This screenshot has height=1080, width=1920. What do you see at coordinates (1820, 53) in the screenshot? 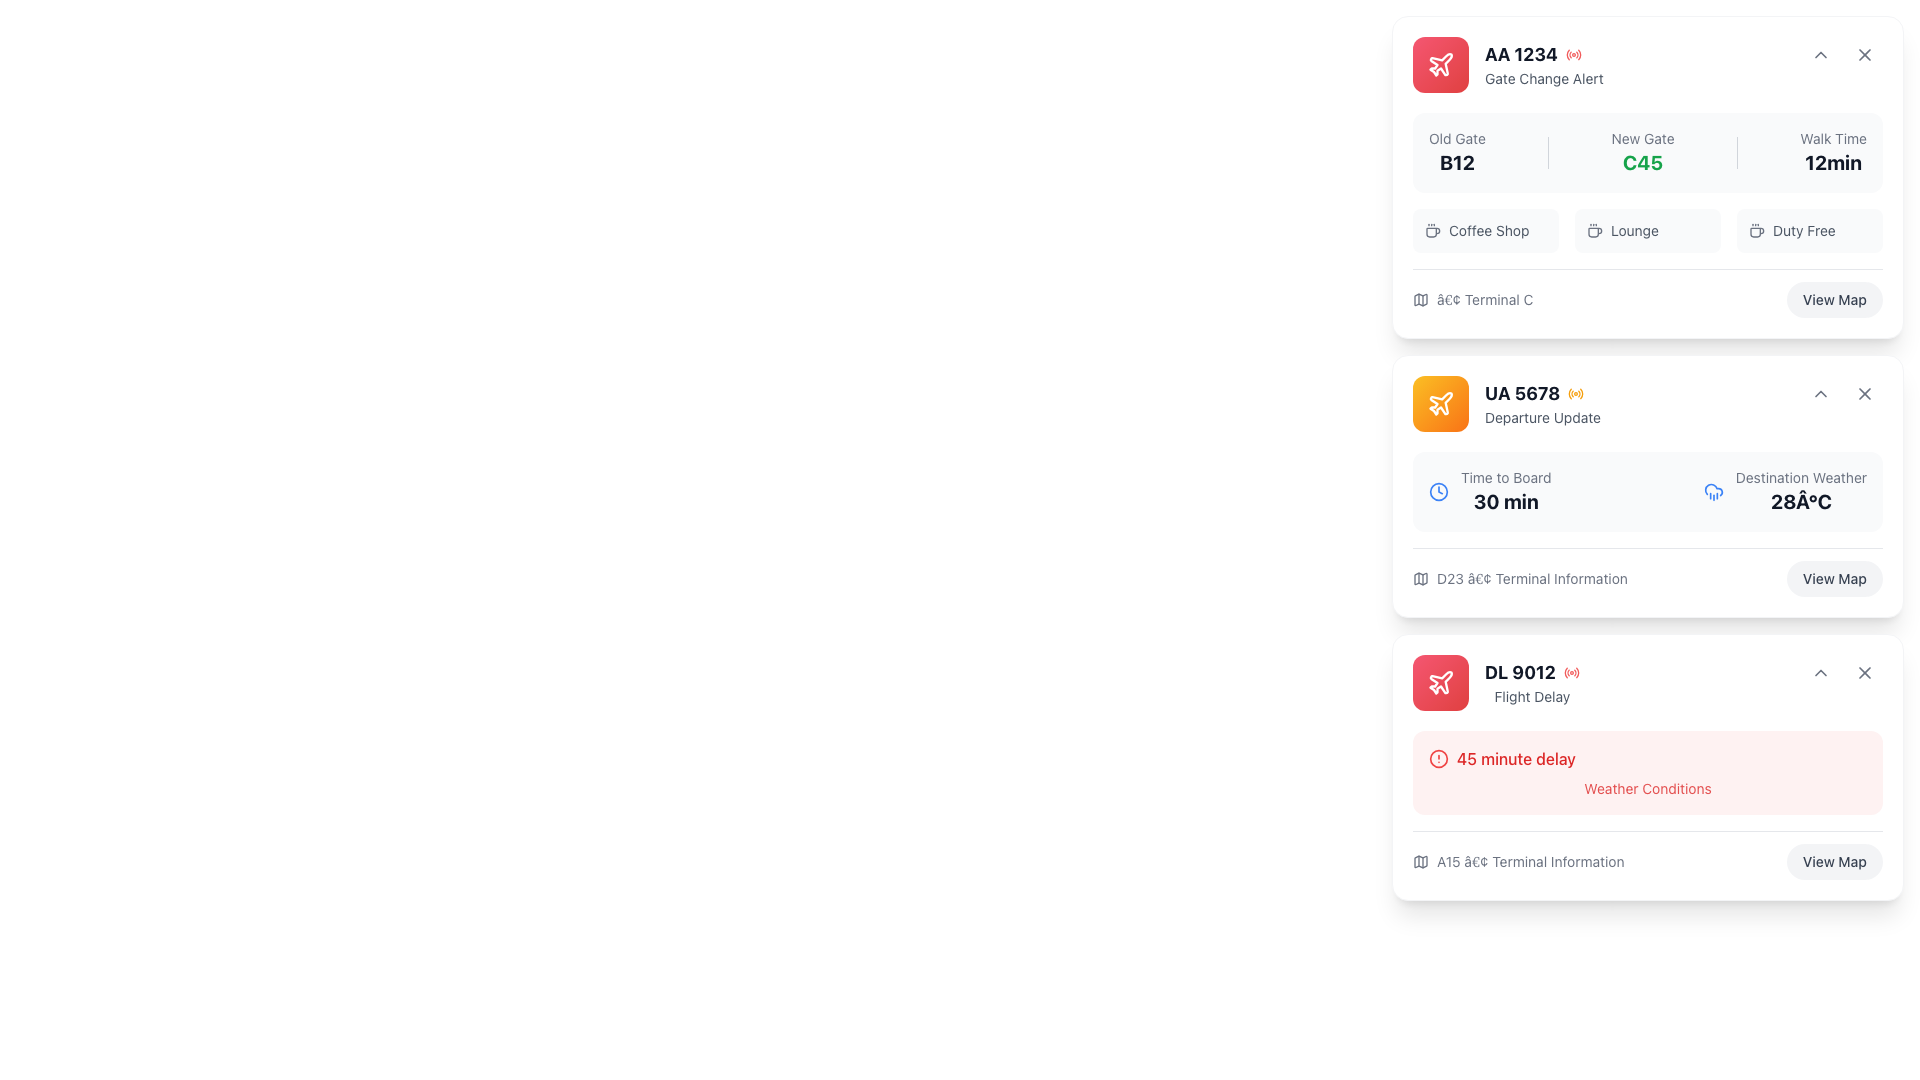
I see `the upward-facing chevron arrow icon located in the top-right corner of the 'AA 1234 Gate Change Alert' card` at bounding box center [1820, 53].